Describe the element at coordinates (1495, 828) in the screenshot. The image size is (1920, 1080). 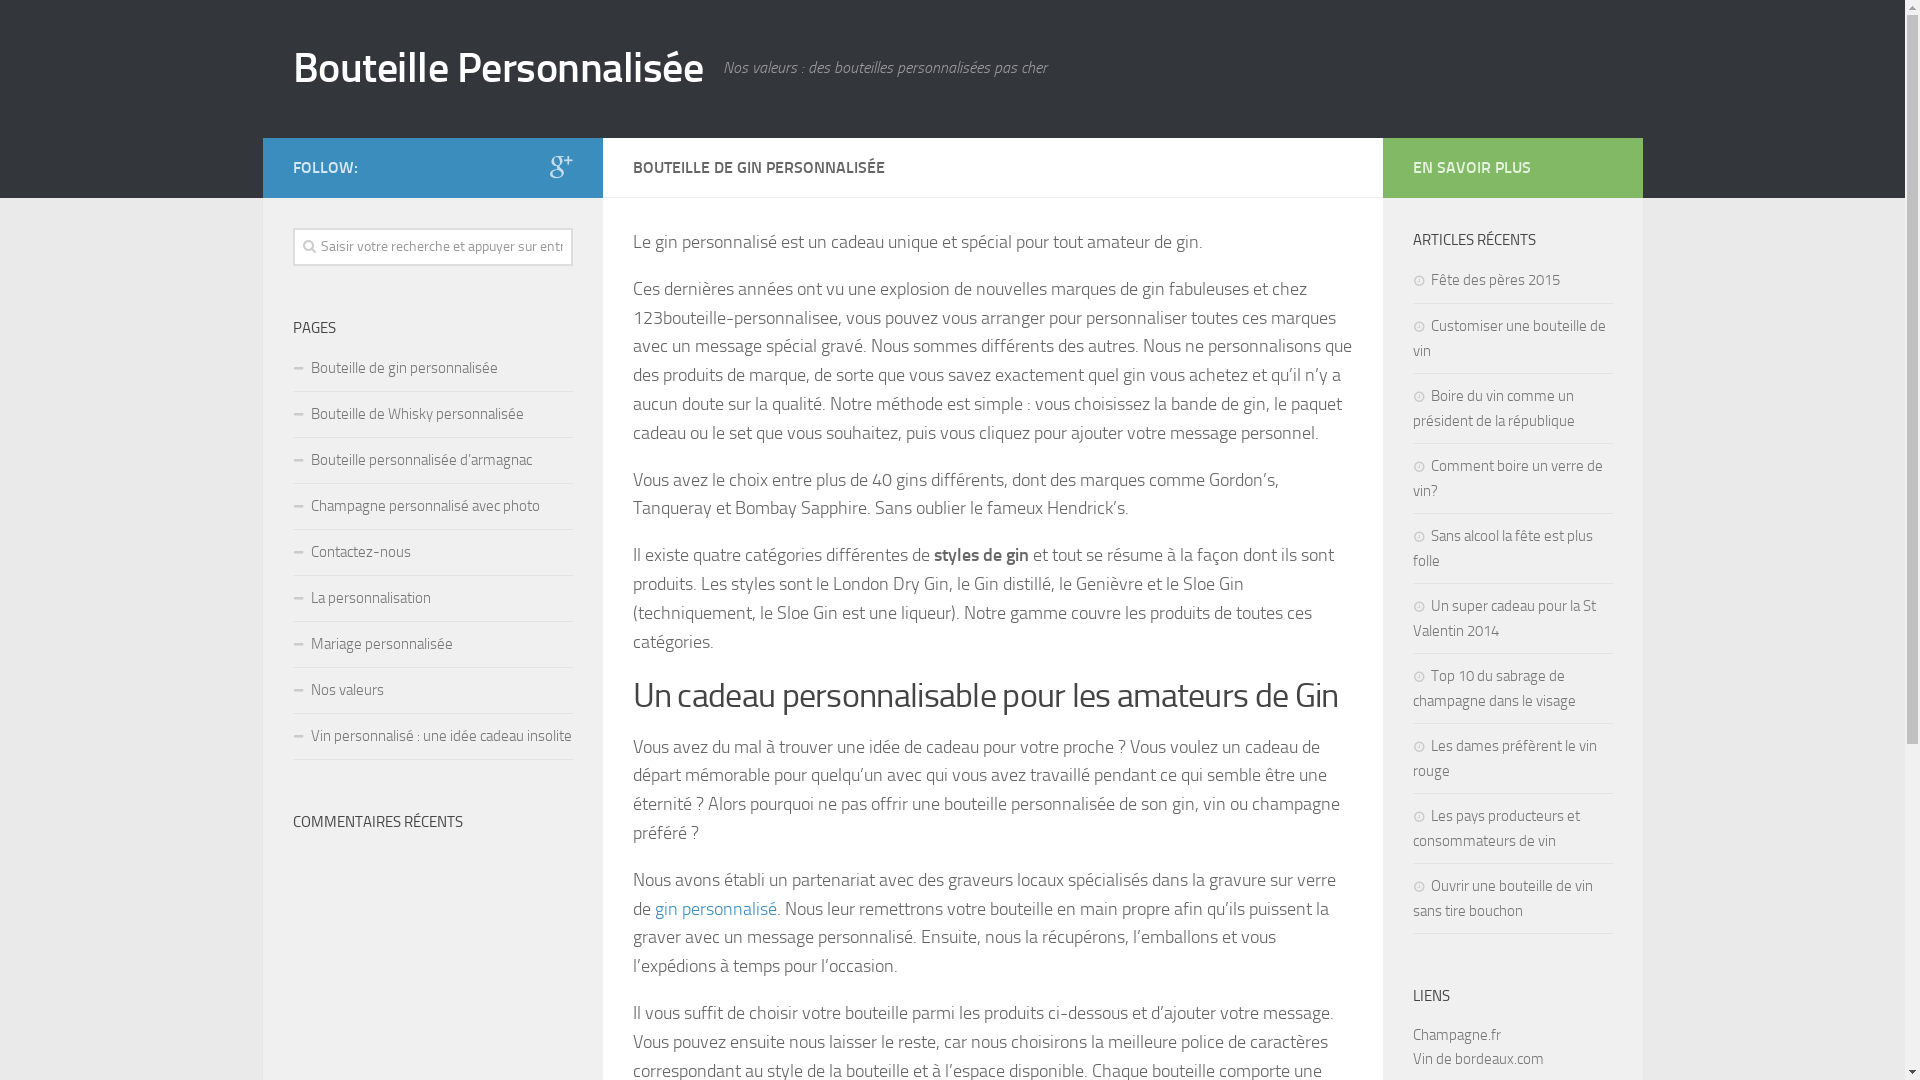
I see `'Les pays producteurs et consommateurs de vin'` at that location.